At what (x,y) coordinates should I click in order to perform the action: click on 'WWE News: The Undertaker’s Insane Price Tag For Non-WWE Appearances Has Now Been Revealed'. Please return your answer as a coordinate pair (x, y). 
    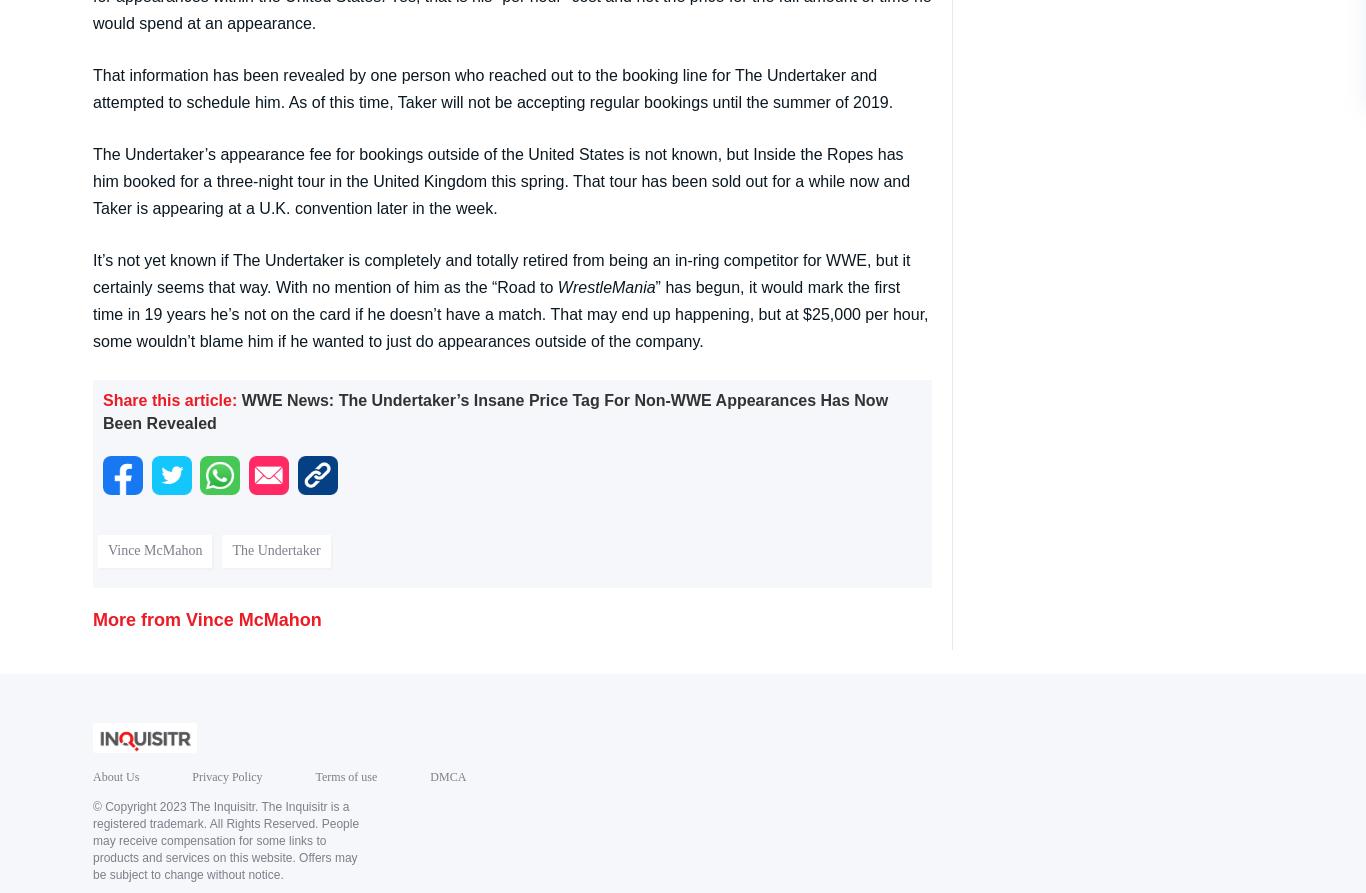
    Looking at the image, I should click on (495, 410).